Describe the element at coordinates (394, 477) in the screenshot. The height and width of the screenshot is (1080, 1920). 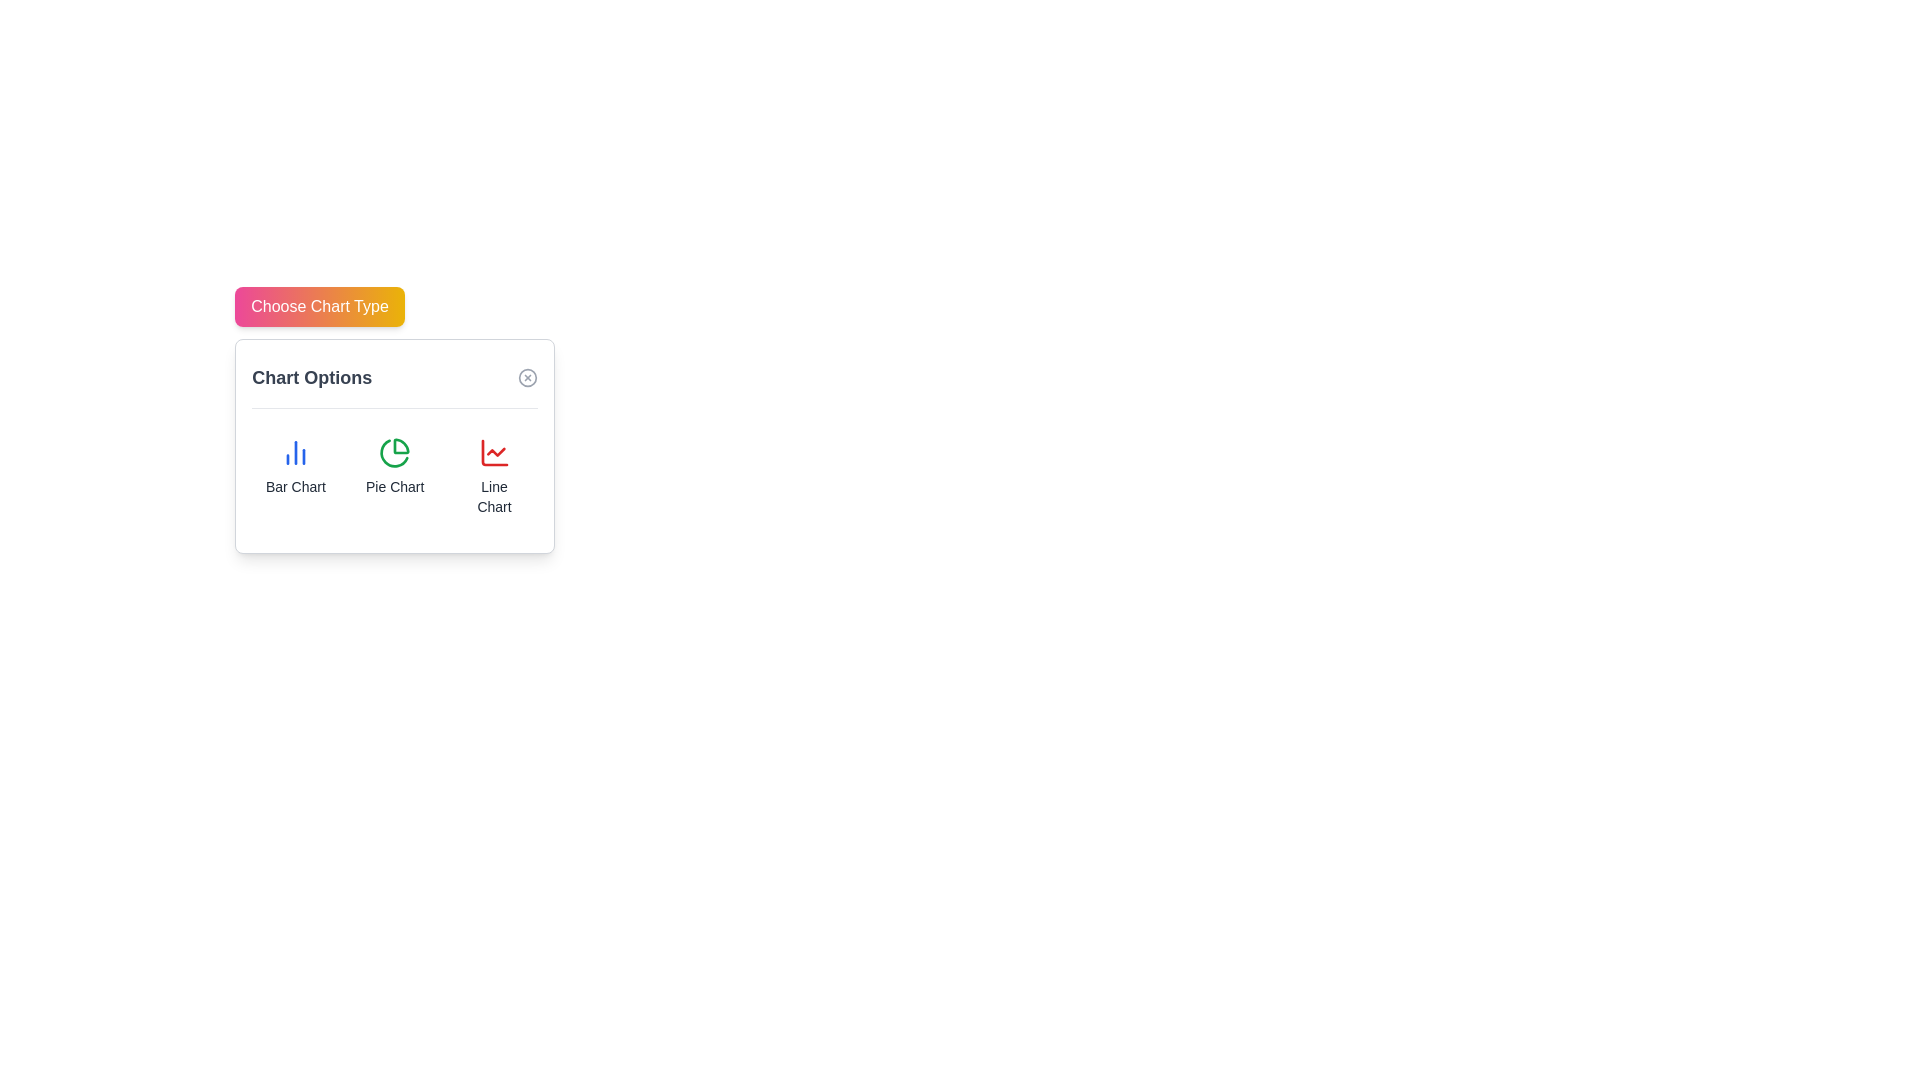
I see `one of the chart options in the Grid of selectable options within the 'Chart Options' modal` at that location.